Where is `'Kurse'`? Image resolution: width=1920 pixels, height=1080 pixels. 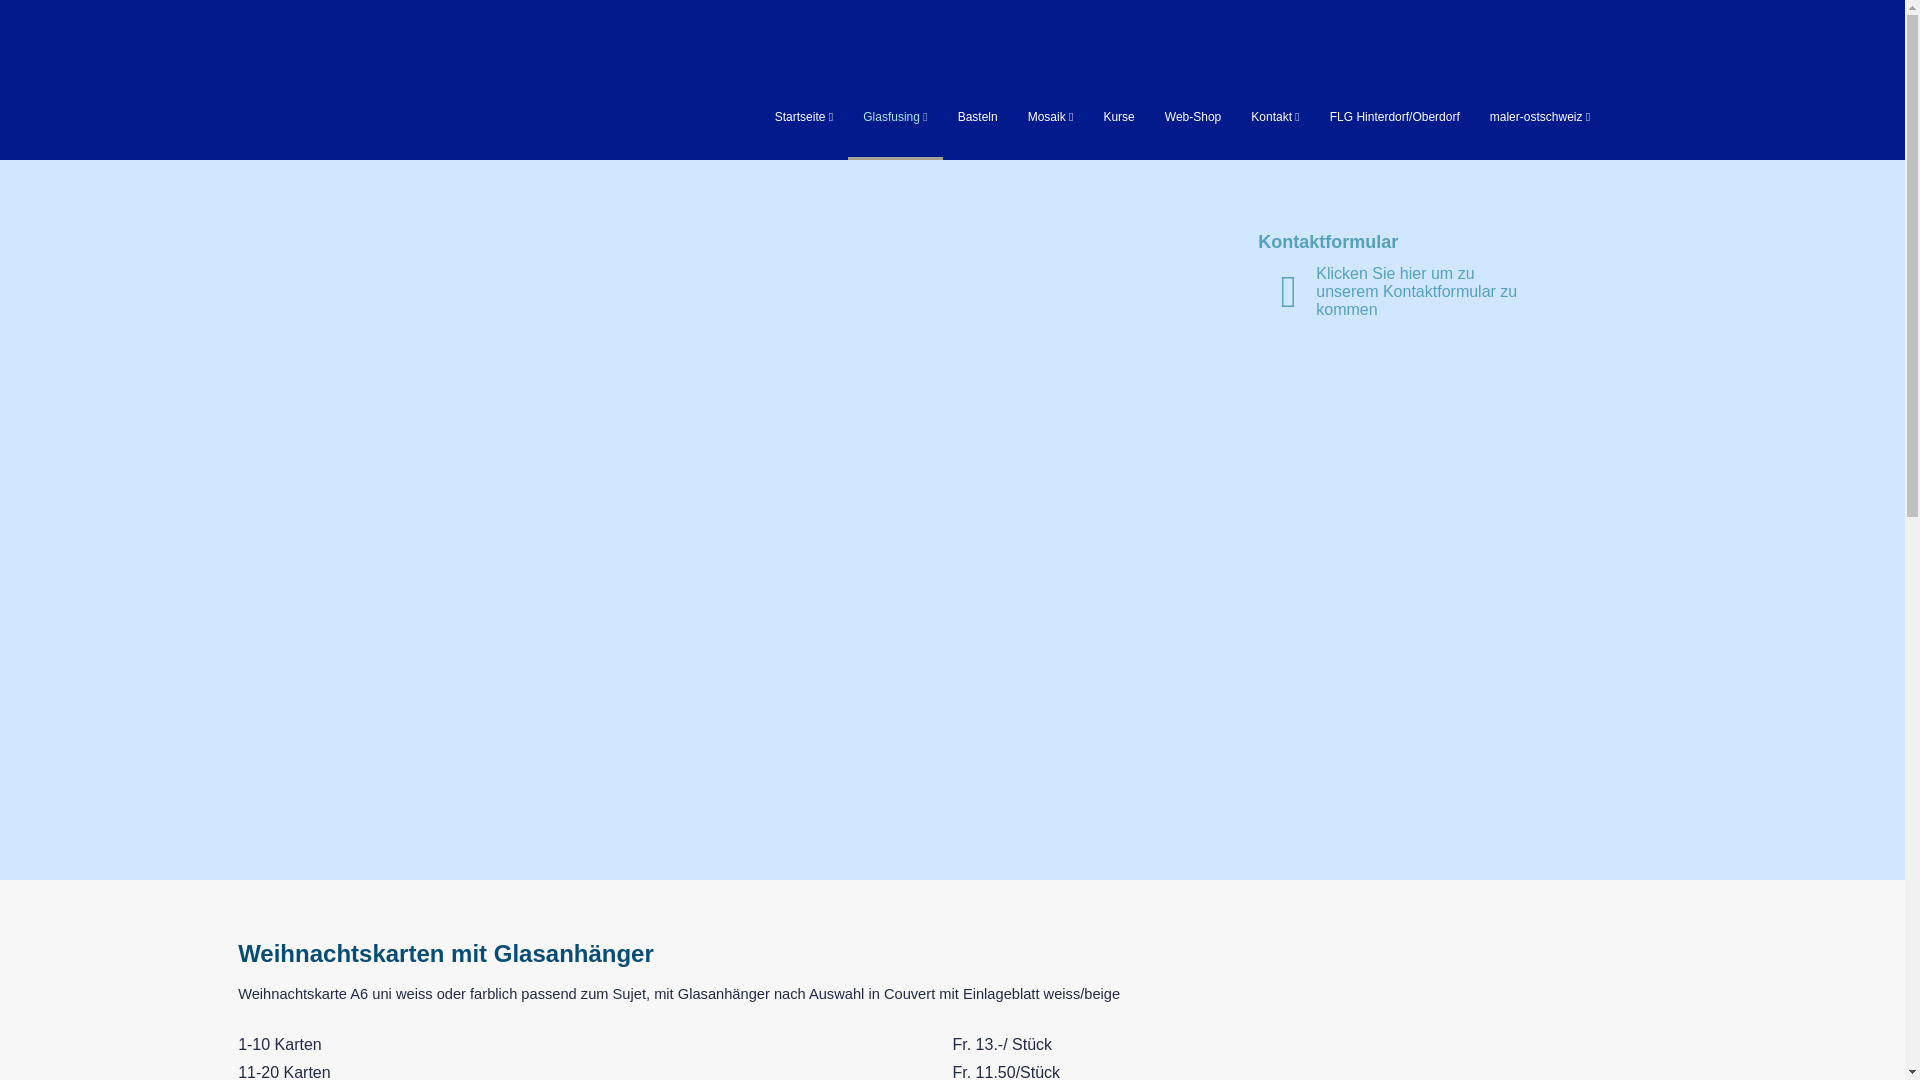 'Kurse' is located at coordinates (1117, 116).